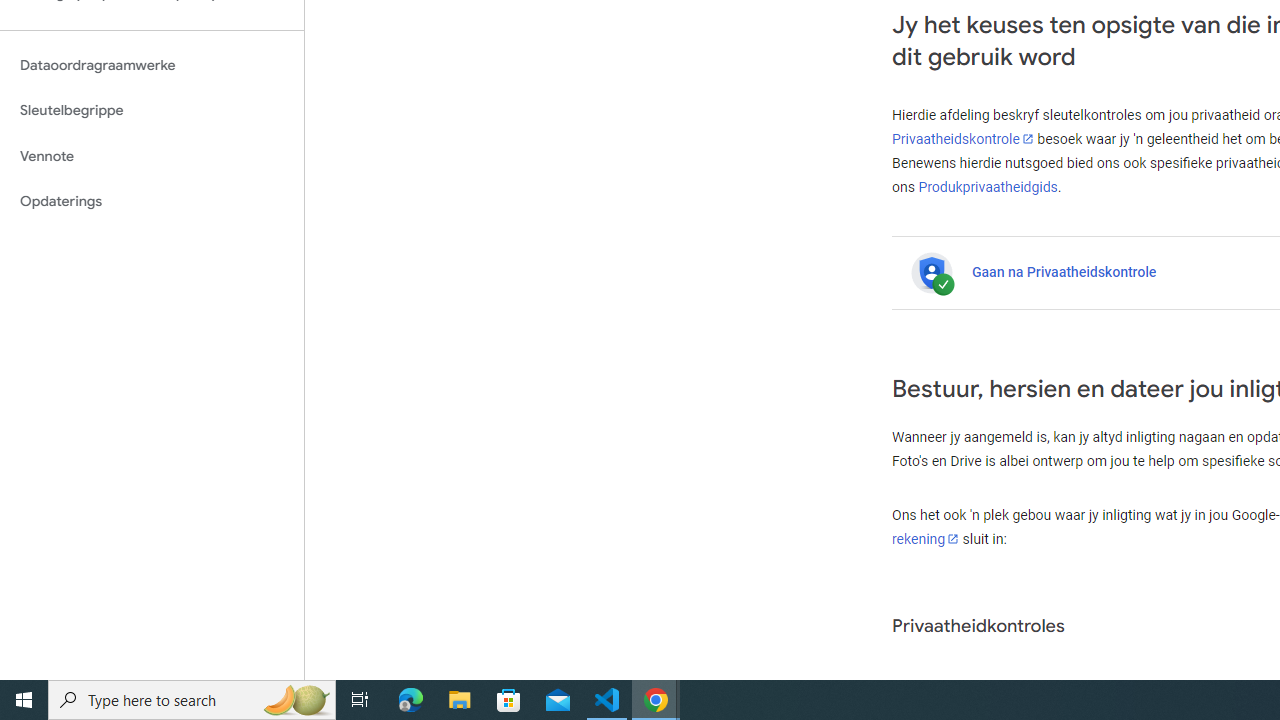 The image size is (1280, 720). I want to click on 'Produkprivaatheidgids', so click(988, 186).